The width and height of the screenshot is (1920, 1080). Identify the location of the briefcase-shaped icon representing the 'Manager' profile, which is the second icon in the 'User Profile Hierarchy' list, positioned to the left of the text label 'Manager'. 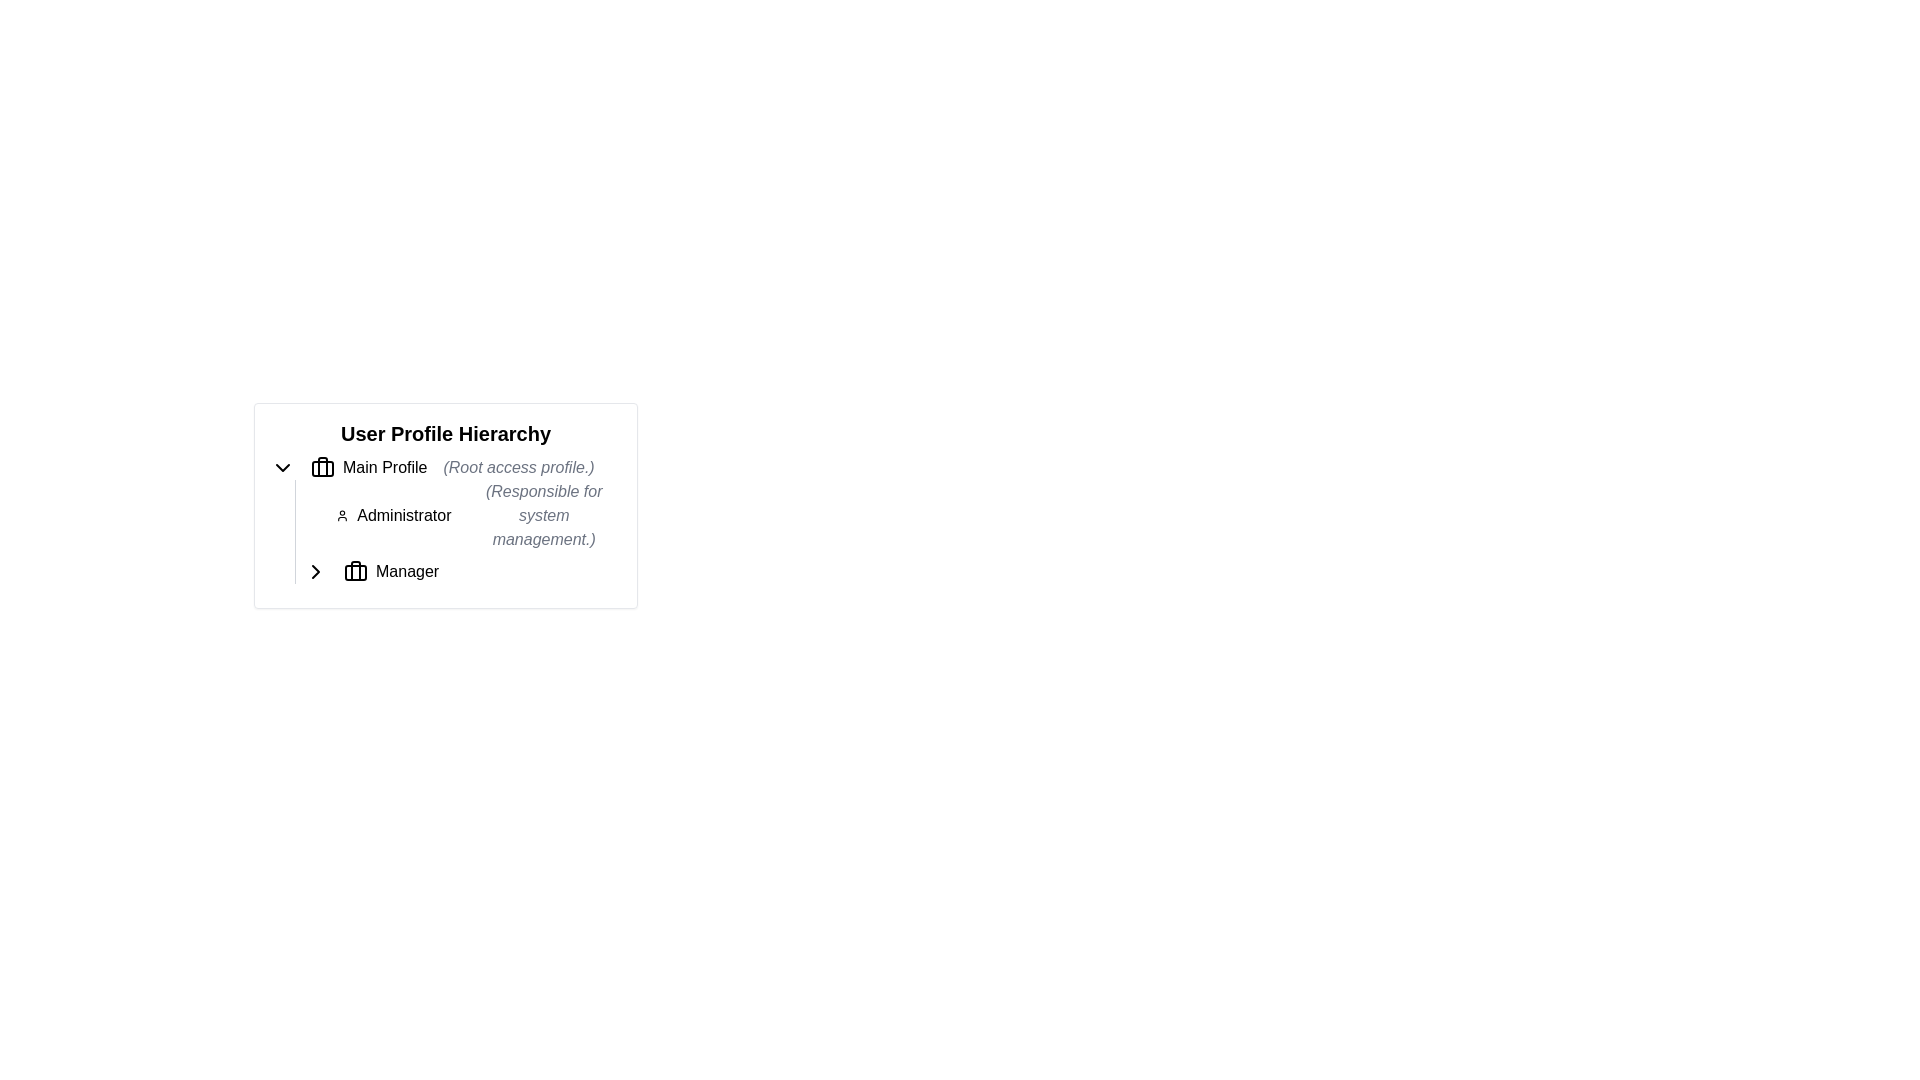
(355, 571).